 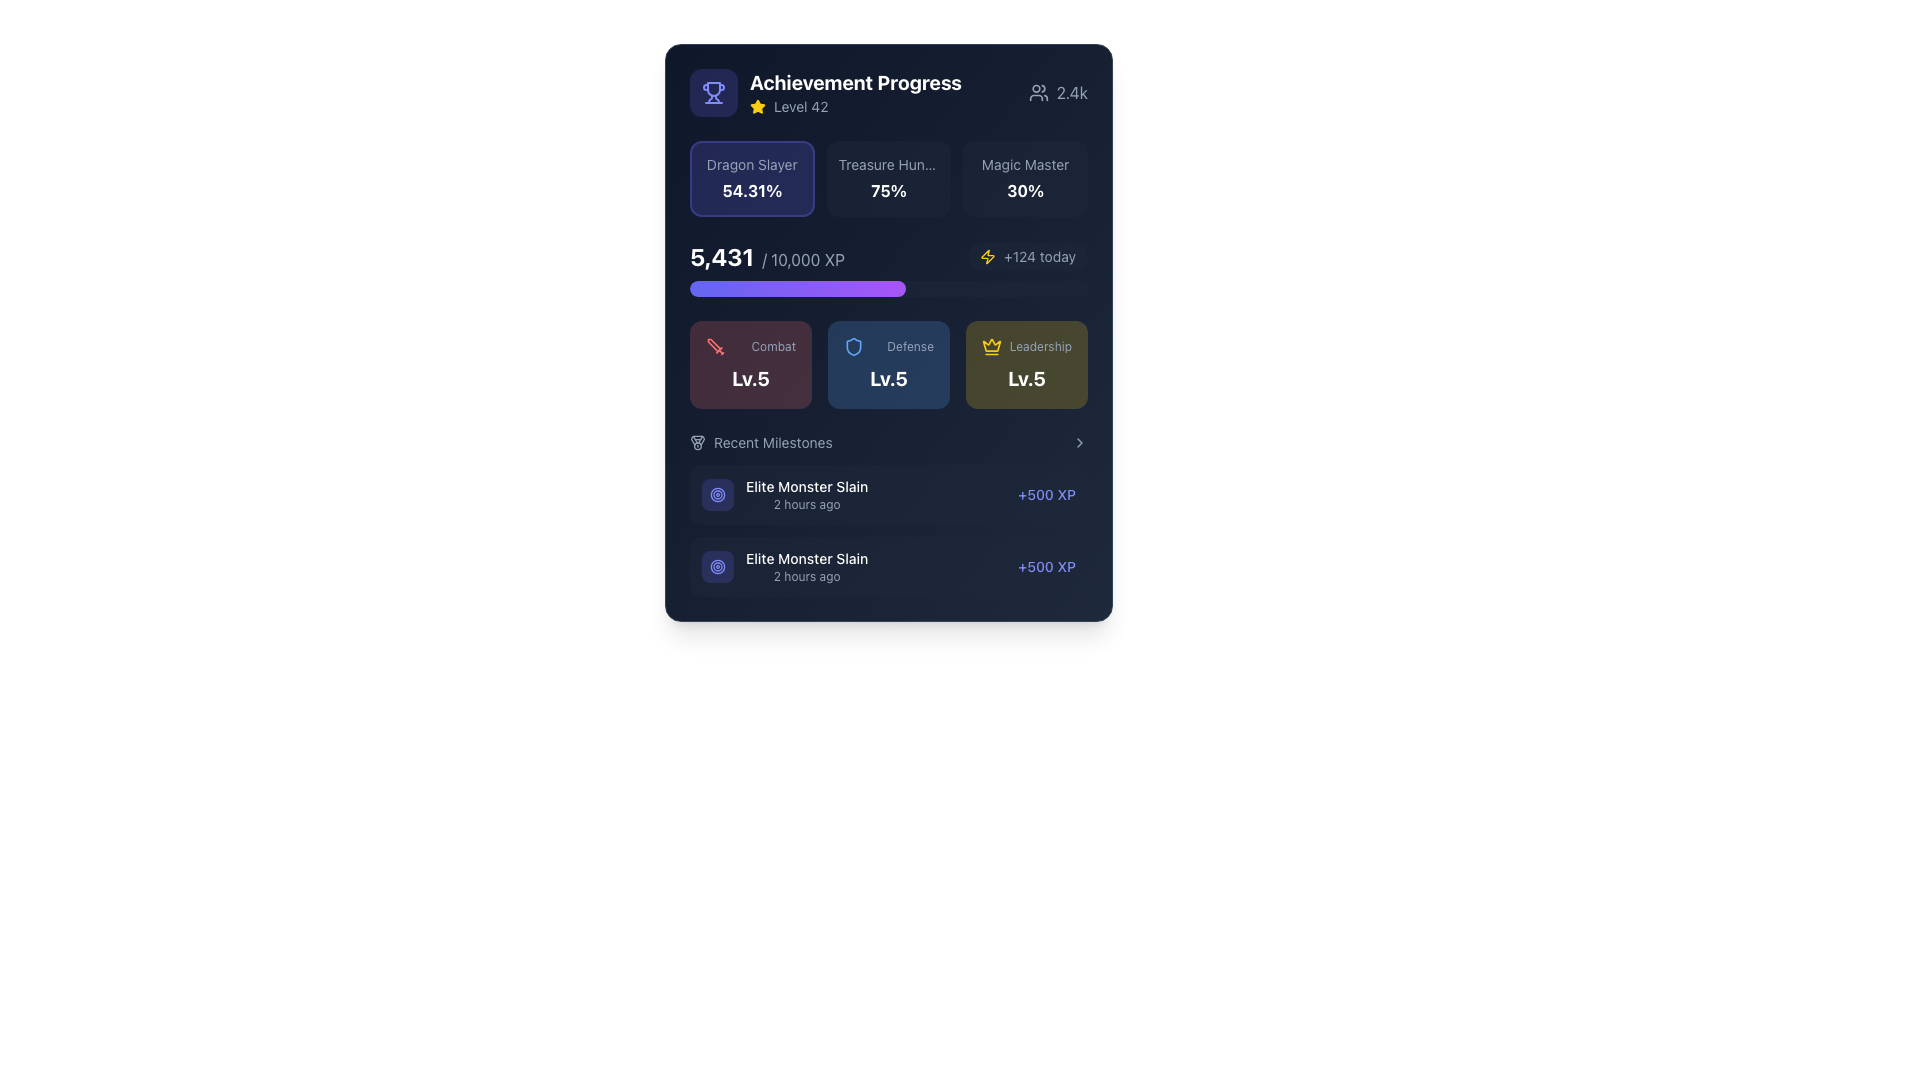 What do you see at coordinates (1027, 365) in the screenshot?
I see `the information displayed on the 'Leadership Lv.5' informational card, which is the third card in a row of three within a skill progression system interface` at bounding box center [1027, 365].